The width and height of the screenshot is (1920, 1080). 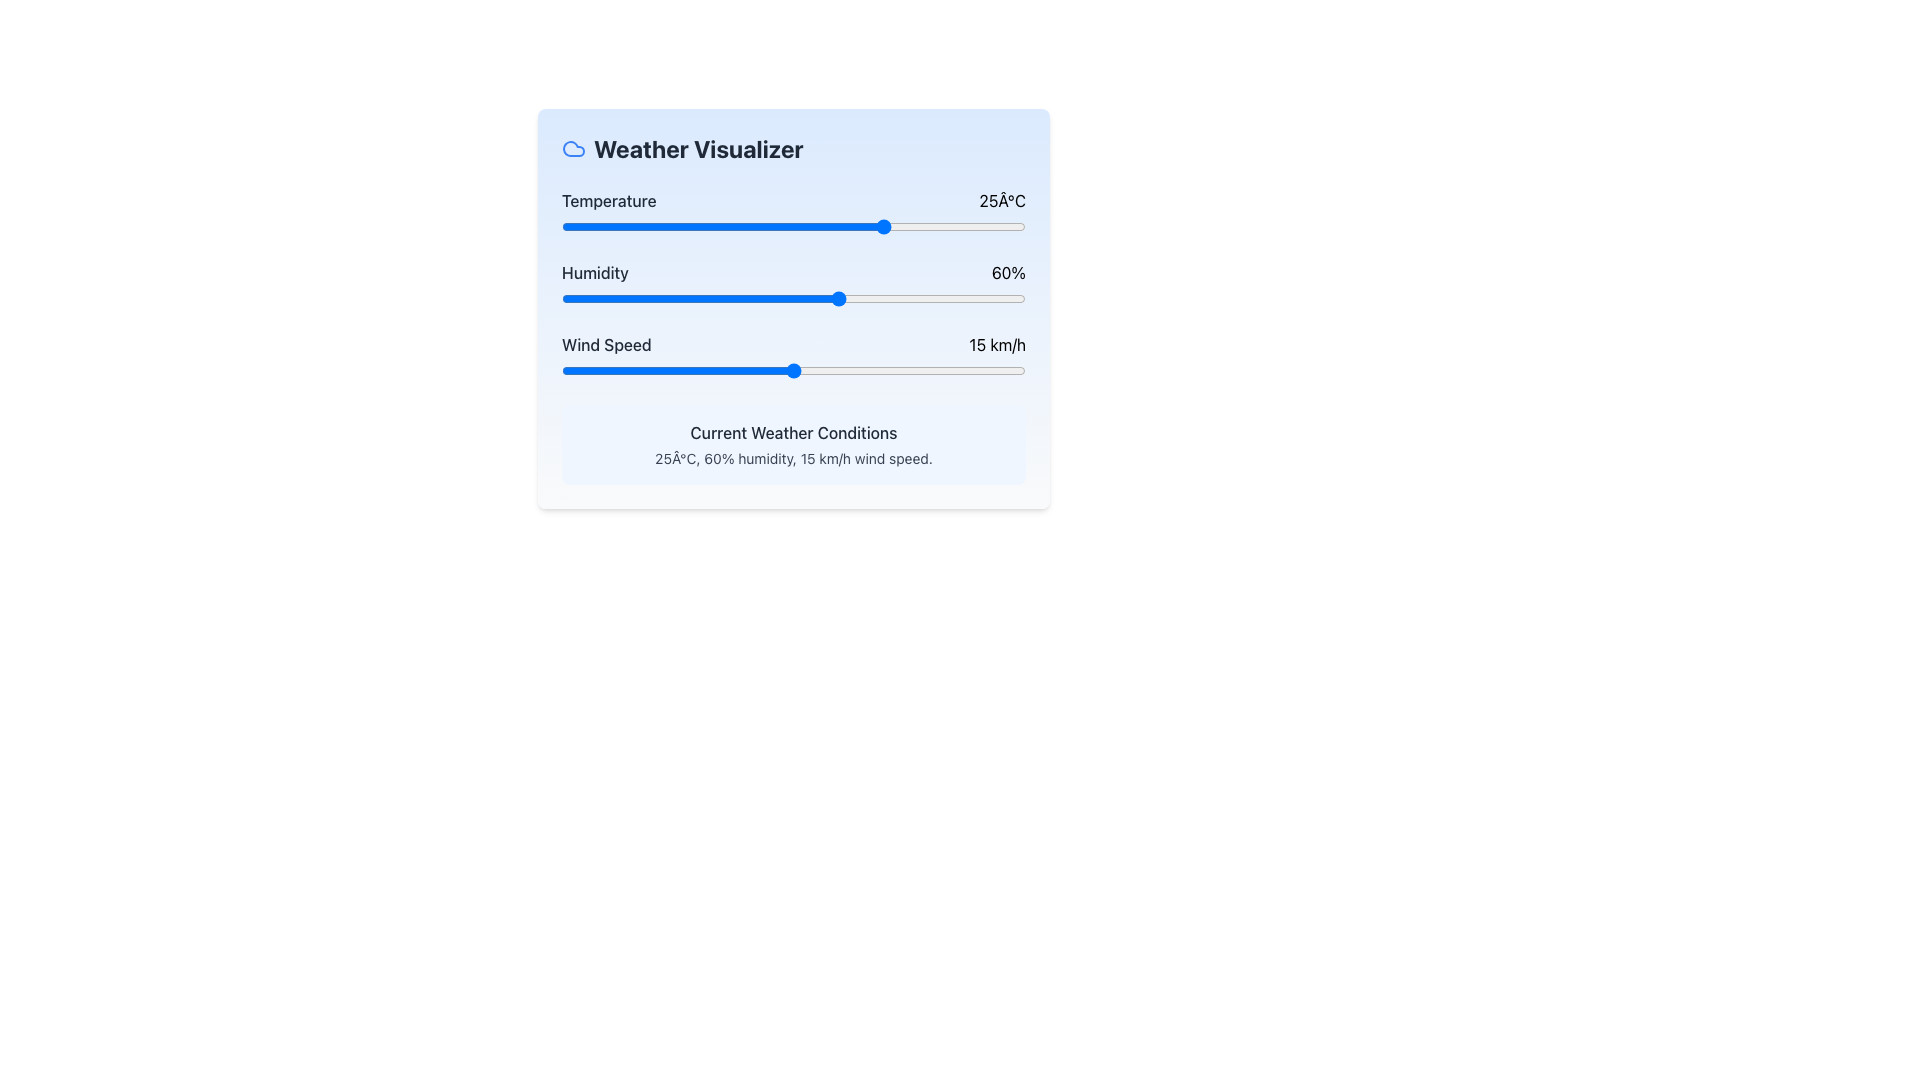 What do you see at coordinates (691, 226) in the screenshot?
I see `the temperature` at bounding box center [691, 226].